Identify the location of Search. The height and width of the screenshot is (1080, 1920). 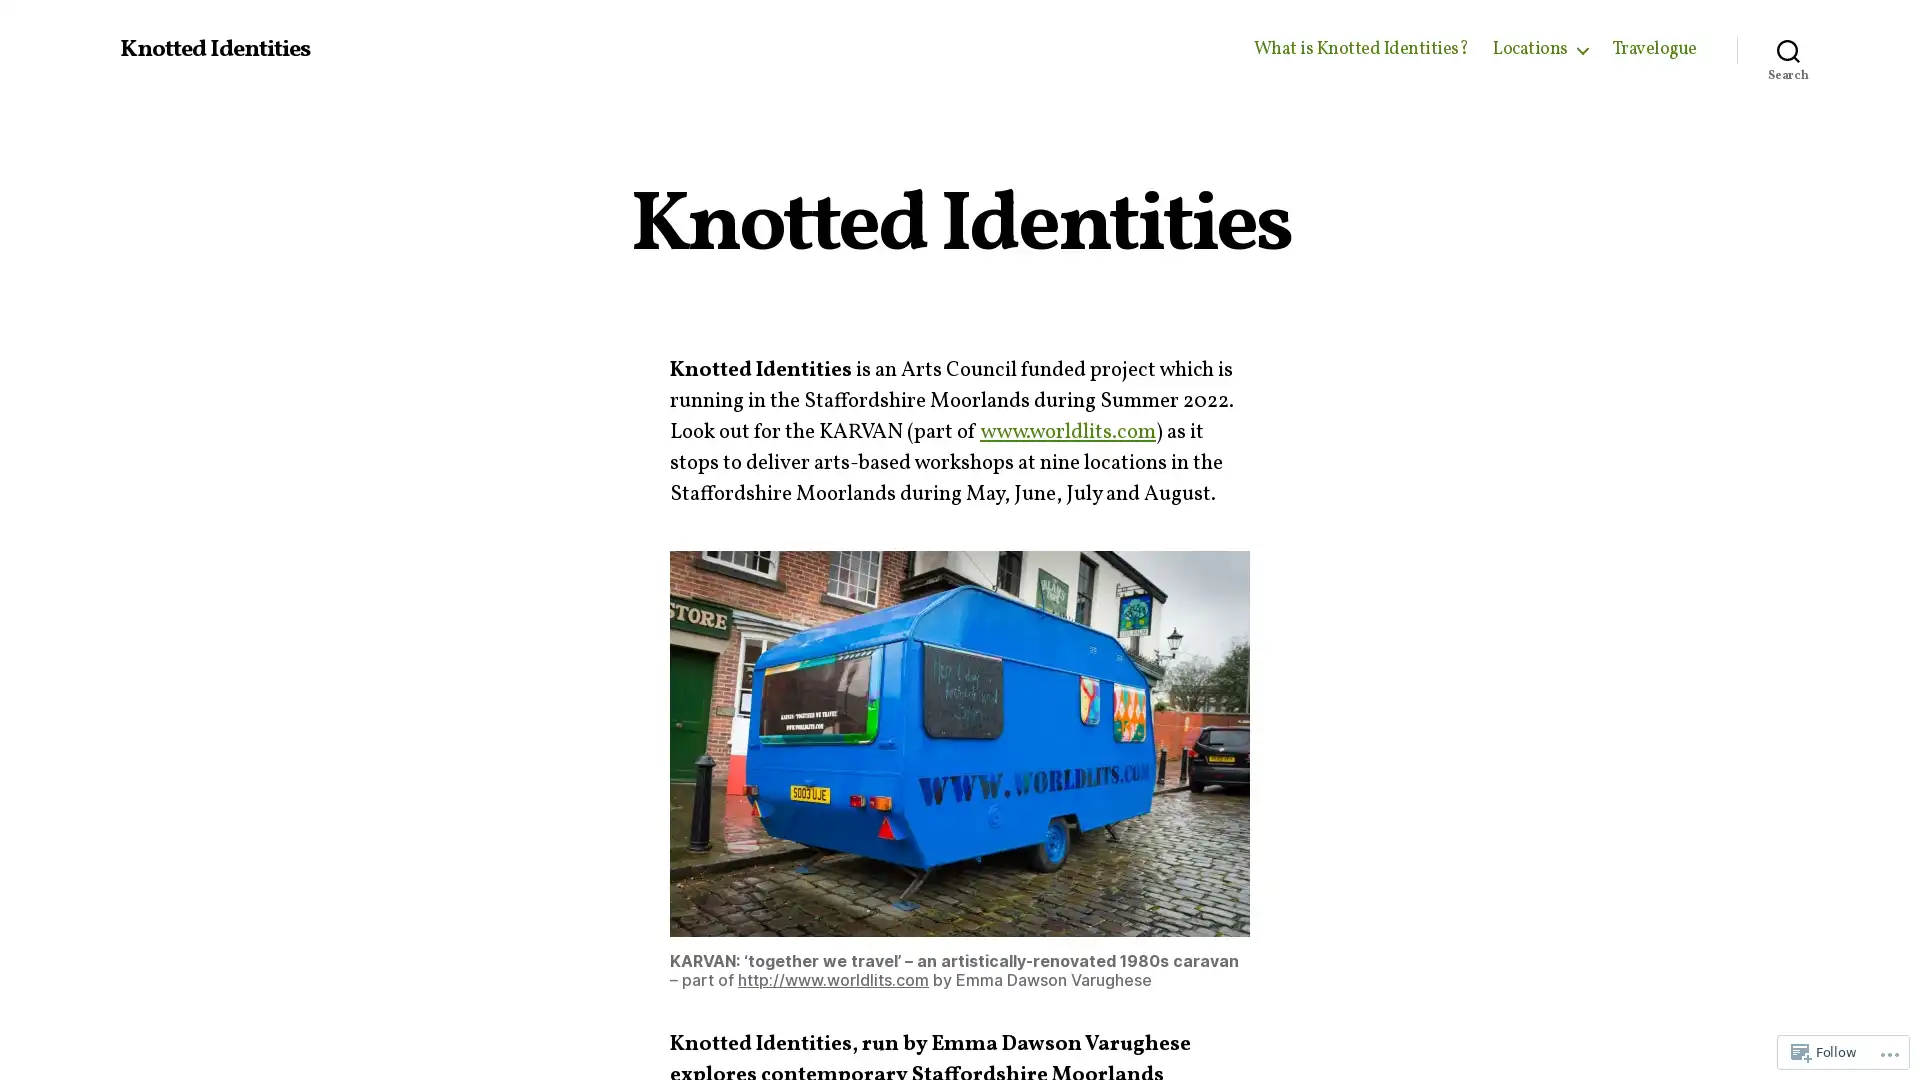
(1788, 49).